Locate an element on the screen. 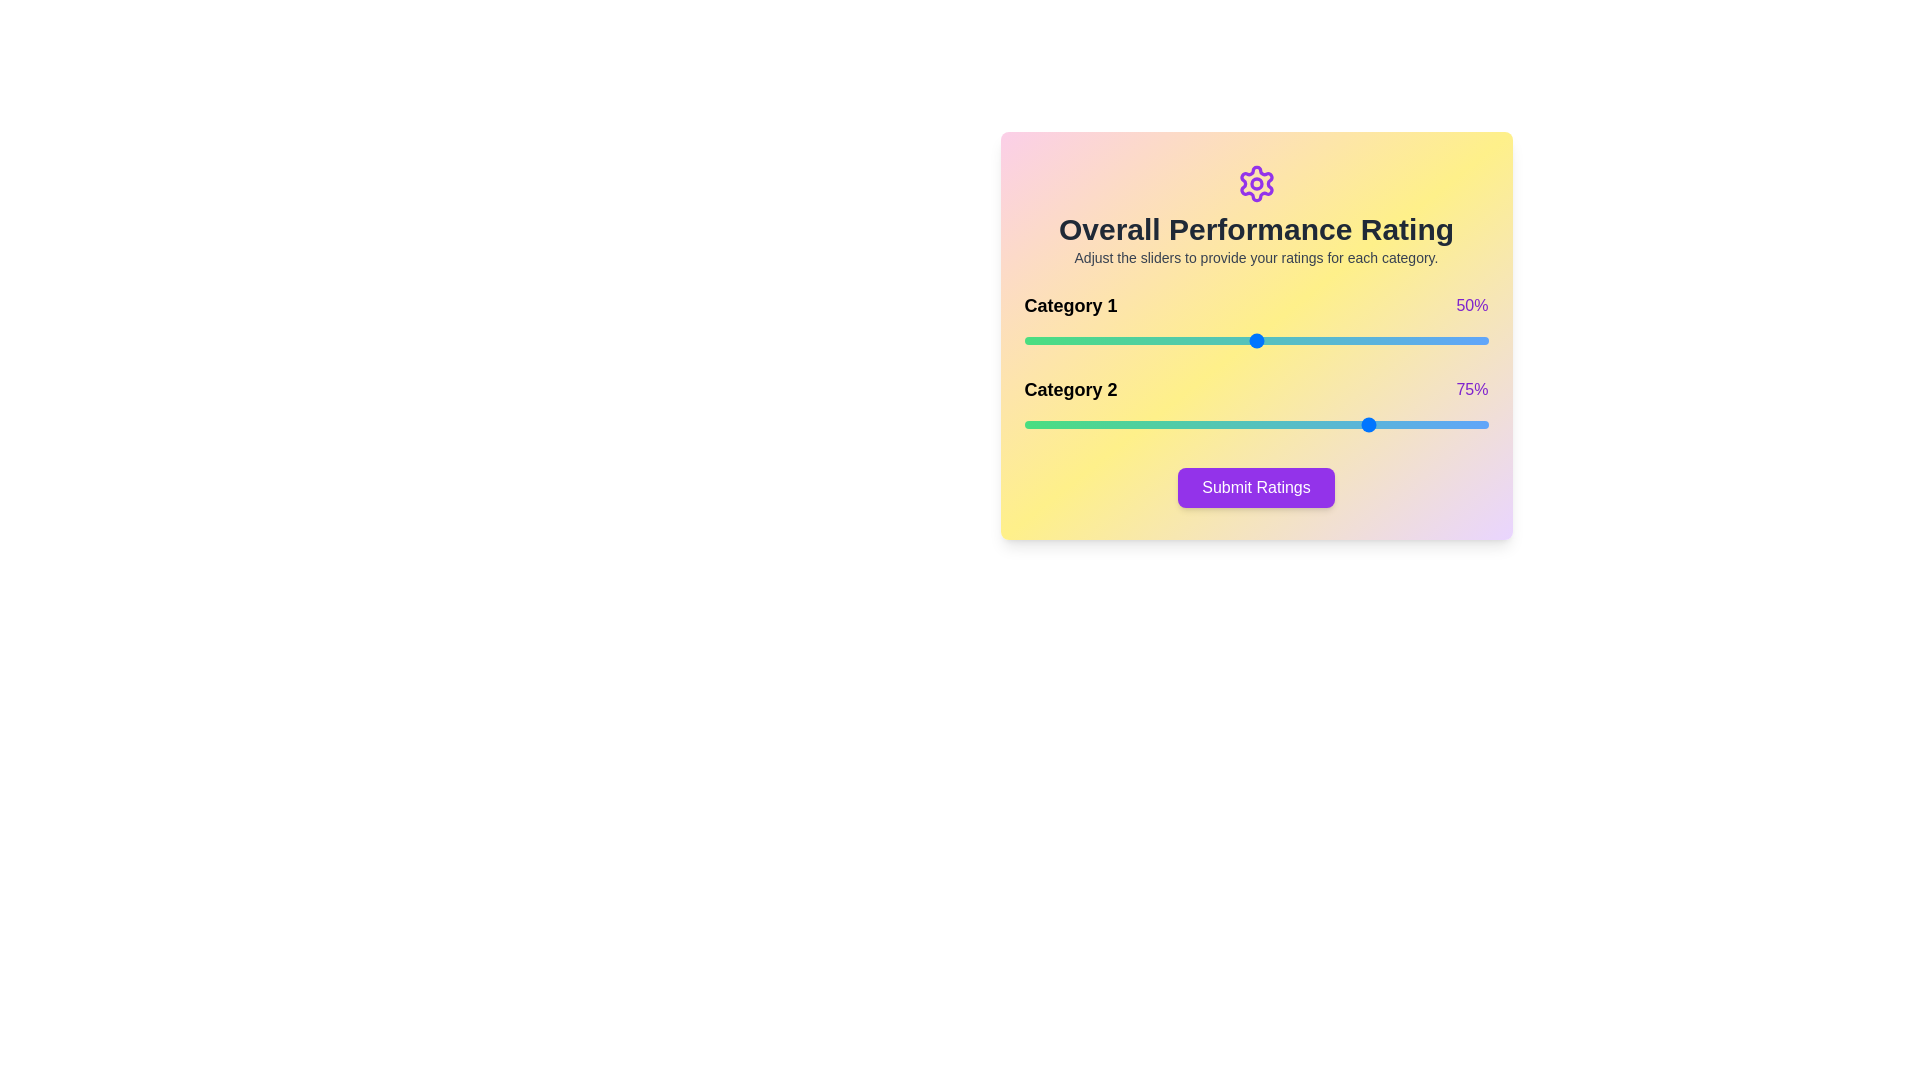  the slider for Category 2 to set its rating to 61% is located at coordinates (1307, 423).